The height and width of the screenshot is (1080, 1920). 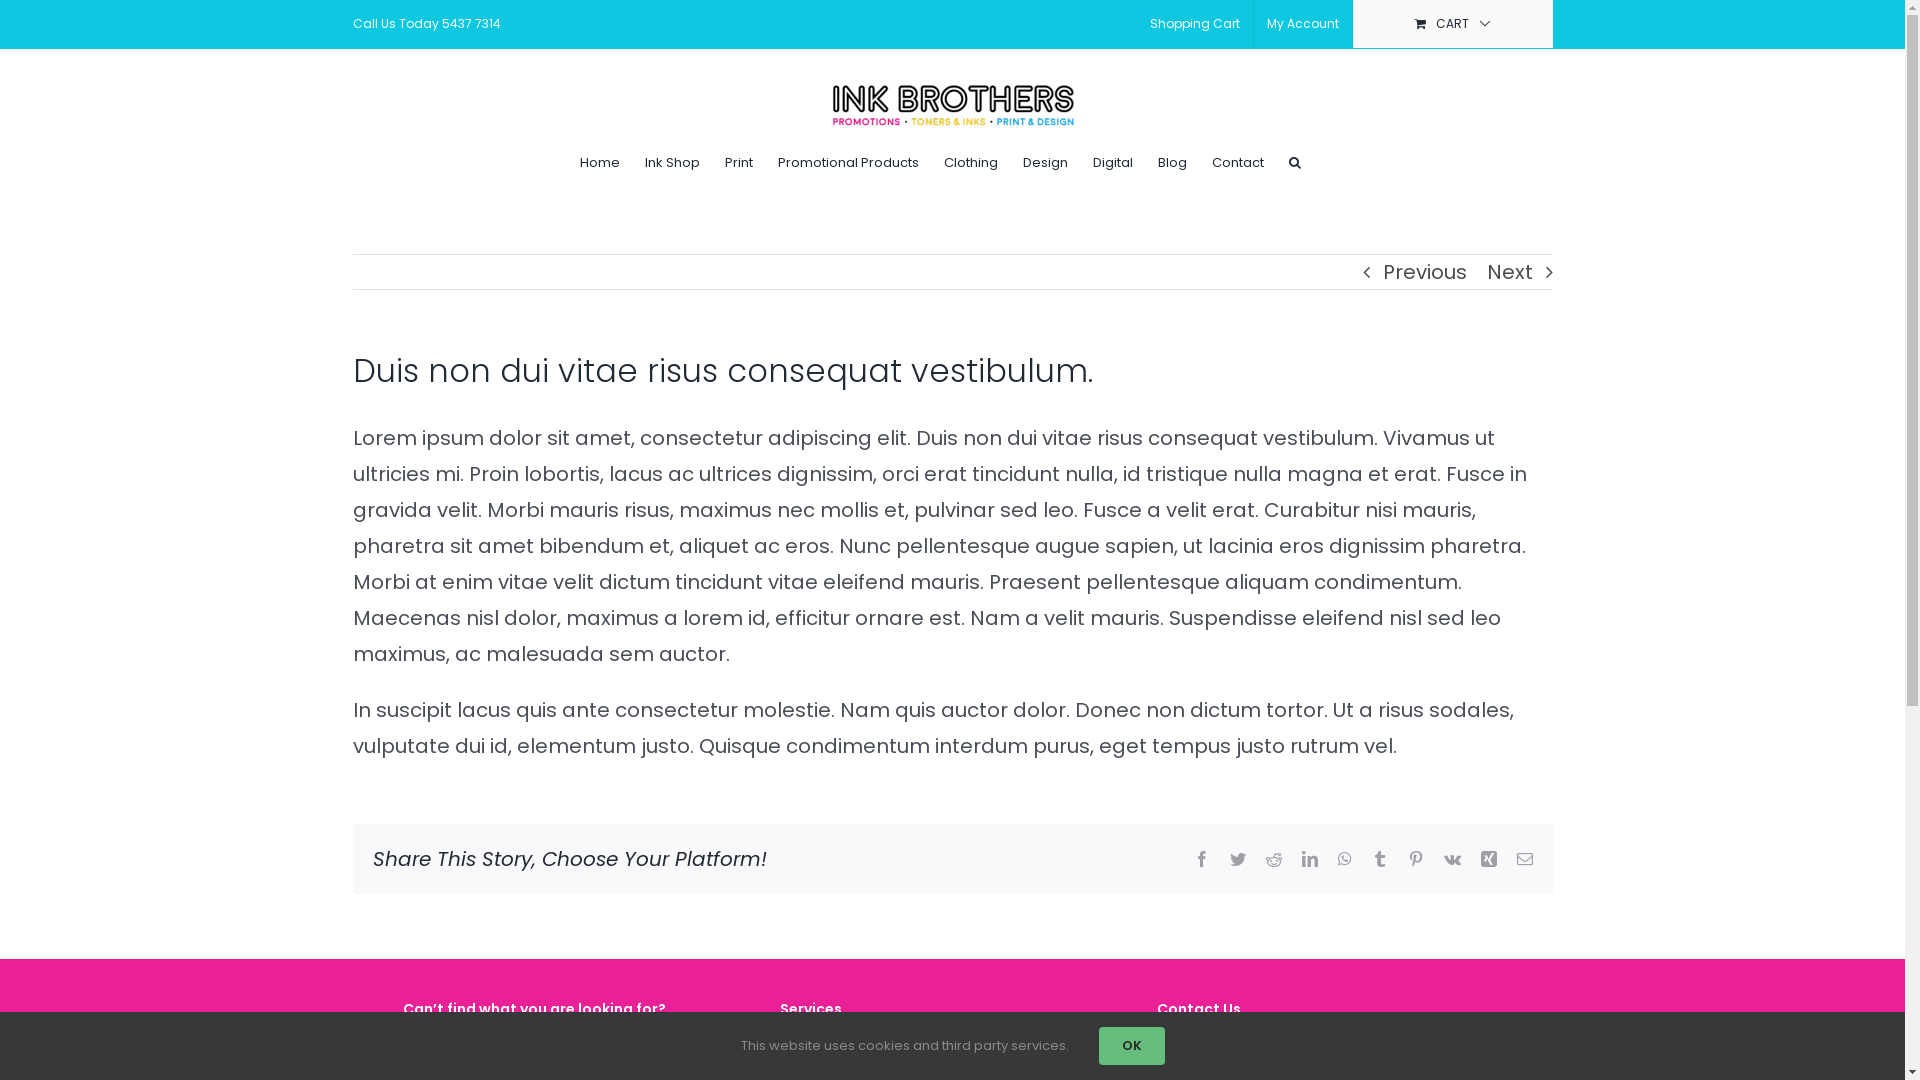 What do you see at coordinates (1200, 858) in the screenshot?
I see `'Facebook'` at bounding box center [1200, 858].